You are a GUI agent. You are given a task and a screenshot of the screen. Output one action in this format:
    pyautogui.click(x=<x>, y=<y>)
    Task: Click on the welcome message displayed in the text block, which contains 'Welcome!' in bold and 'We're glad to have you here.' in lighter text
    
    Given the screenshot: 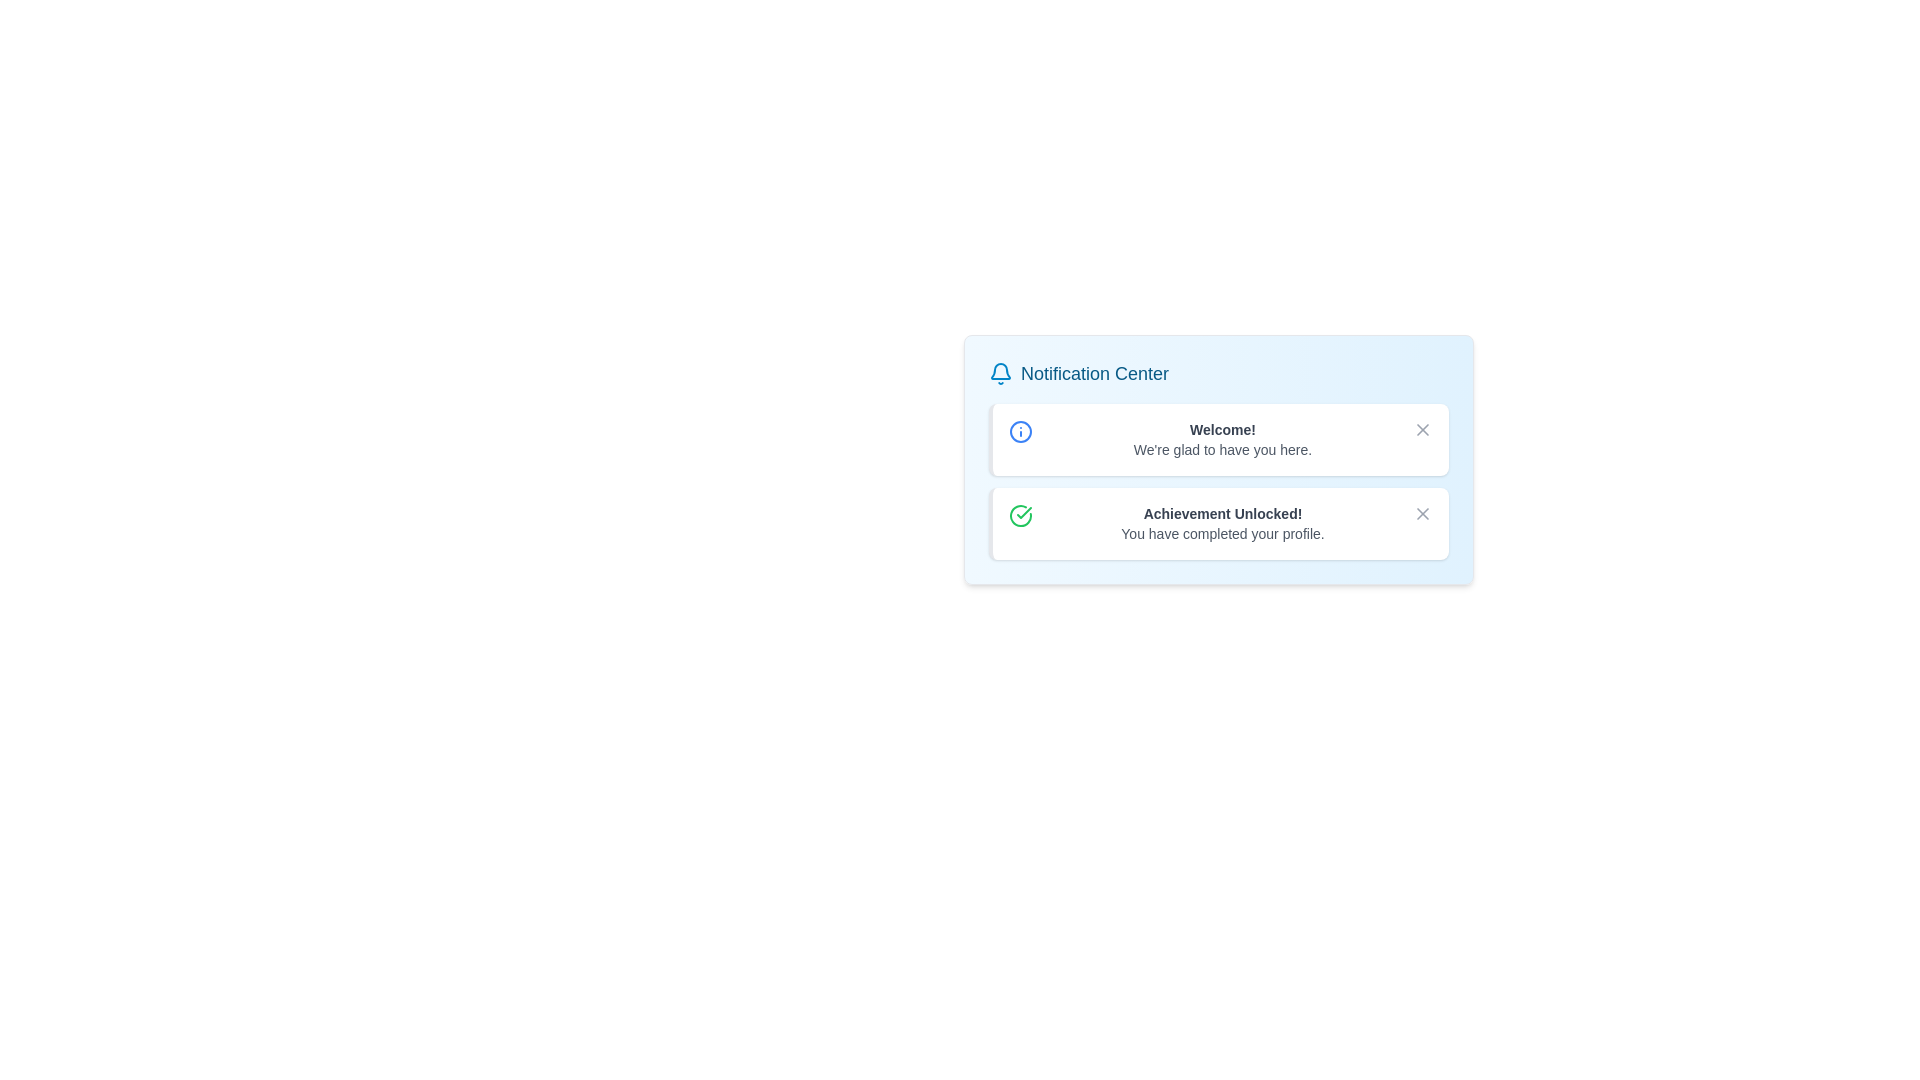 What is the action you would take?
    pyautogui.click(x=1222, y=438)
    